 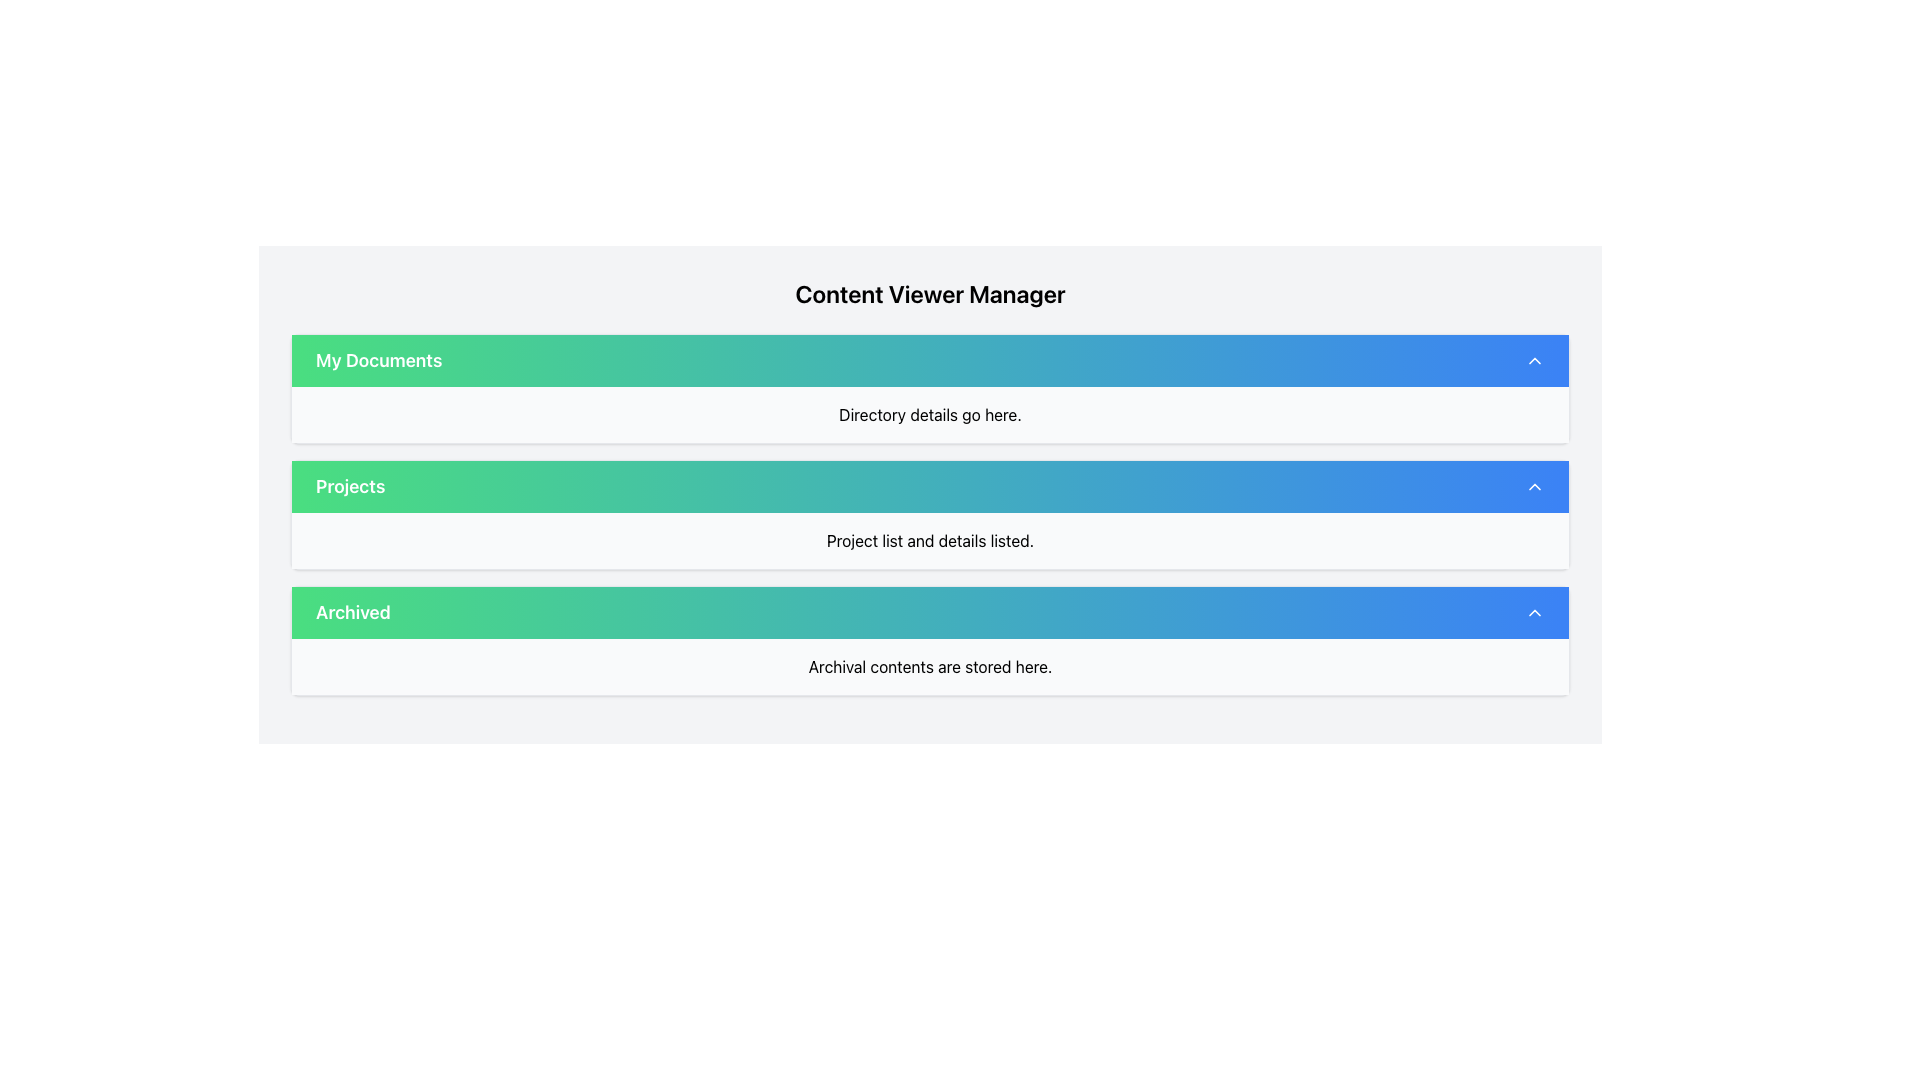 I want to click on the upward-facing chevron (^) icon on the far-right side of the 'Archived' bar, so click(x=1534, y=612).